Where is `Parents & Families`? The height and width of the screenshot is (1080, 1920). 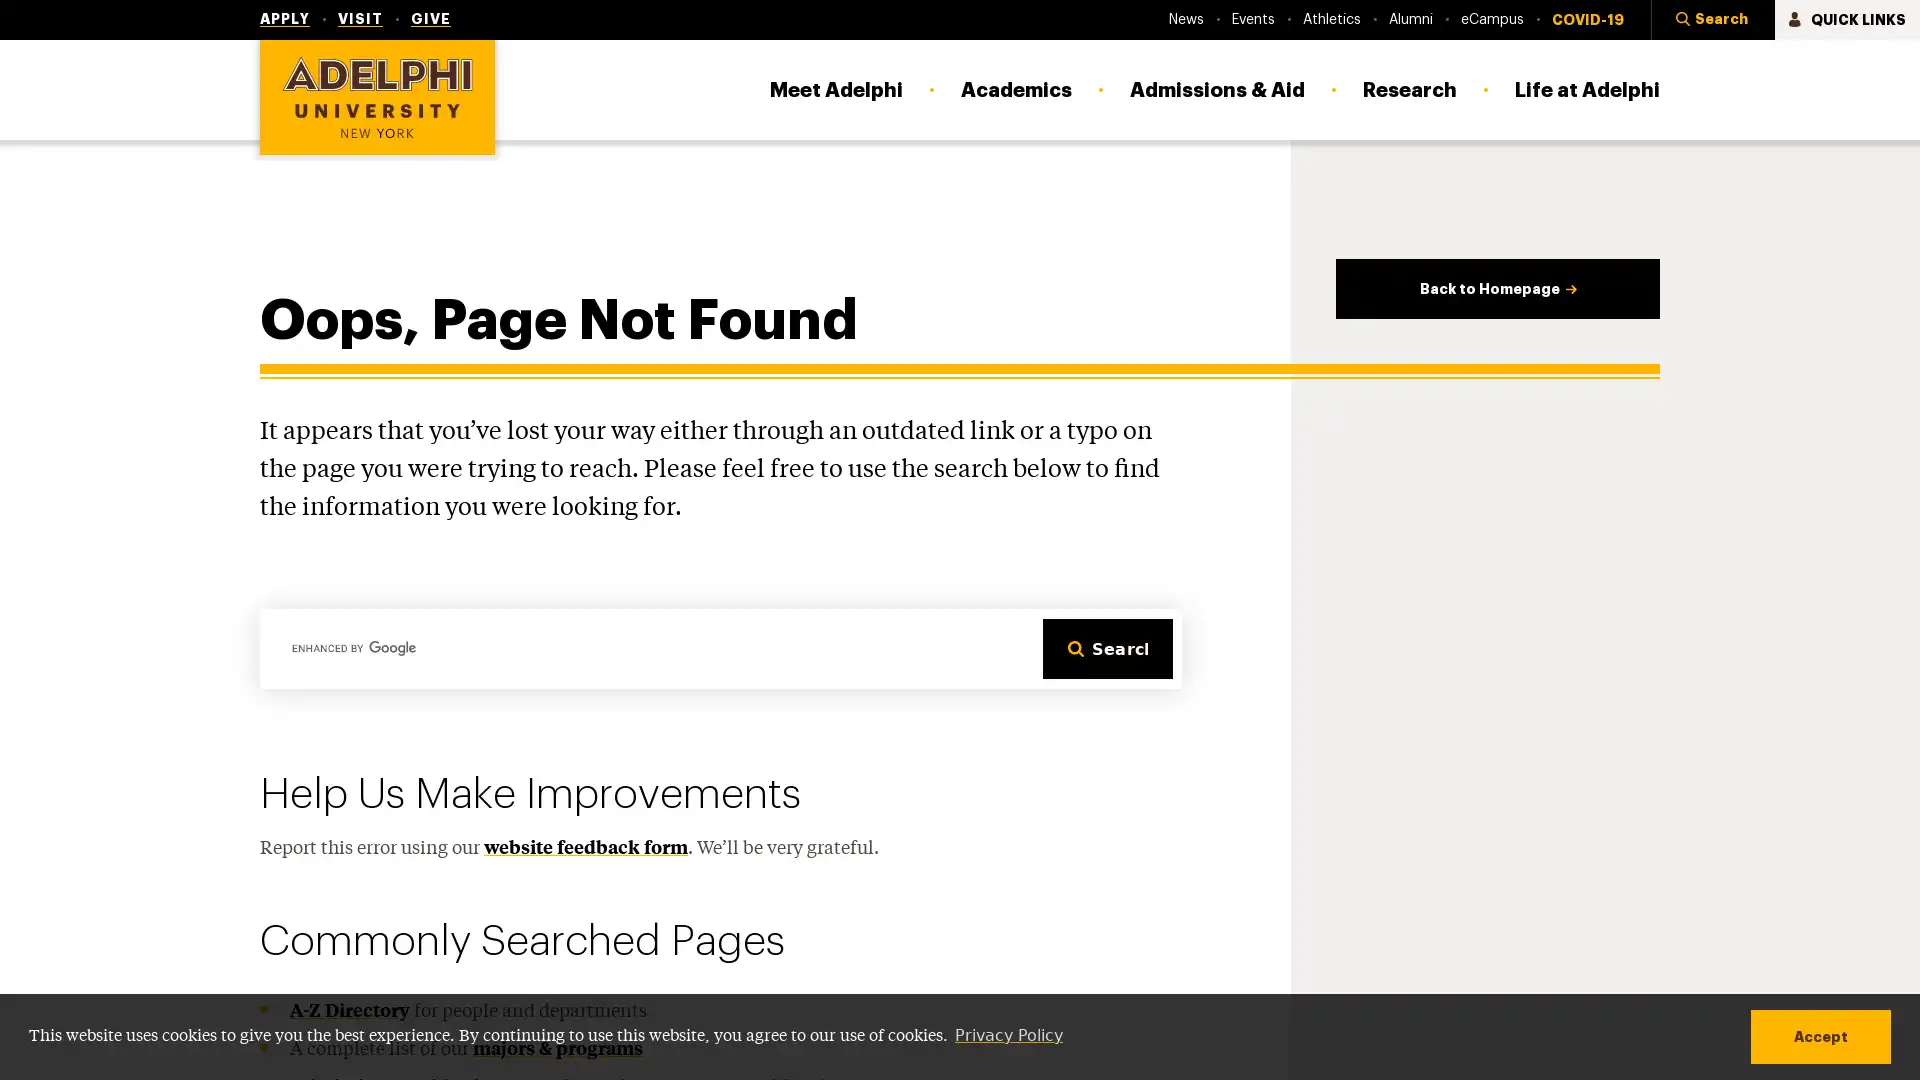
Parents & Families is located at coordinates (1339, 244).